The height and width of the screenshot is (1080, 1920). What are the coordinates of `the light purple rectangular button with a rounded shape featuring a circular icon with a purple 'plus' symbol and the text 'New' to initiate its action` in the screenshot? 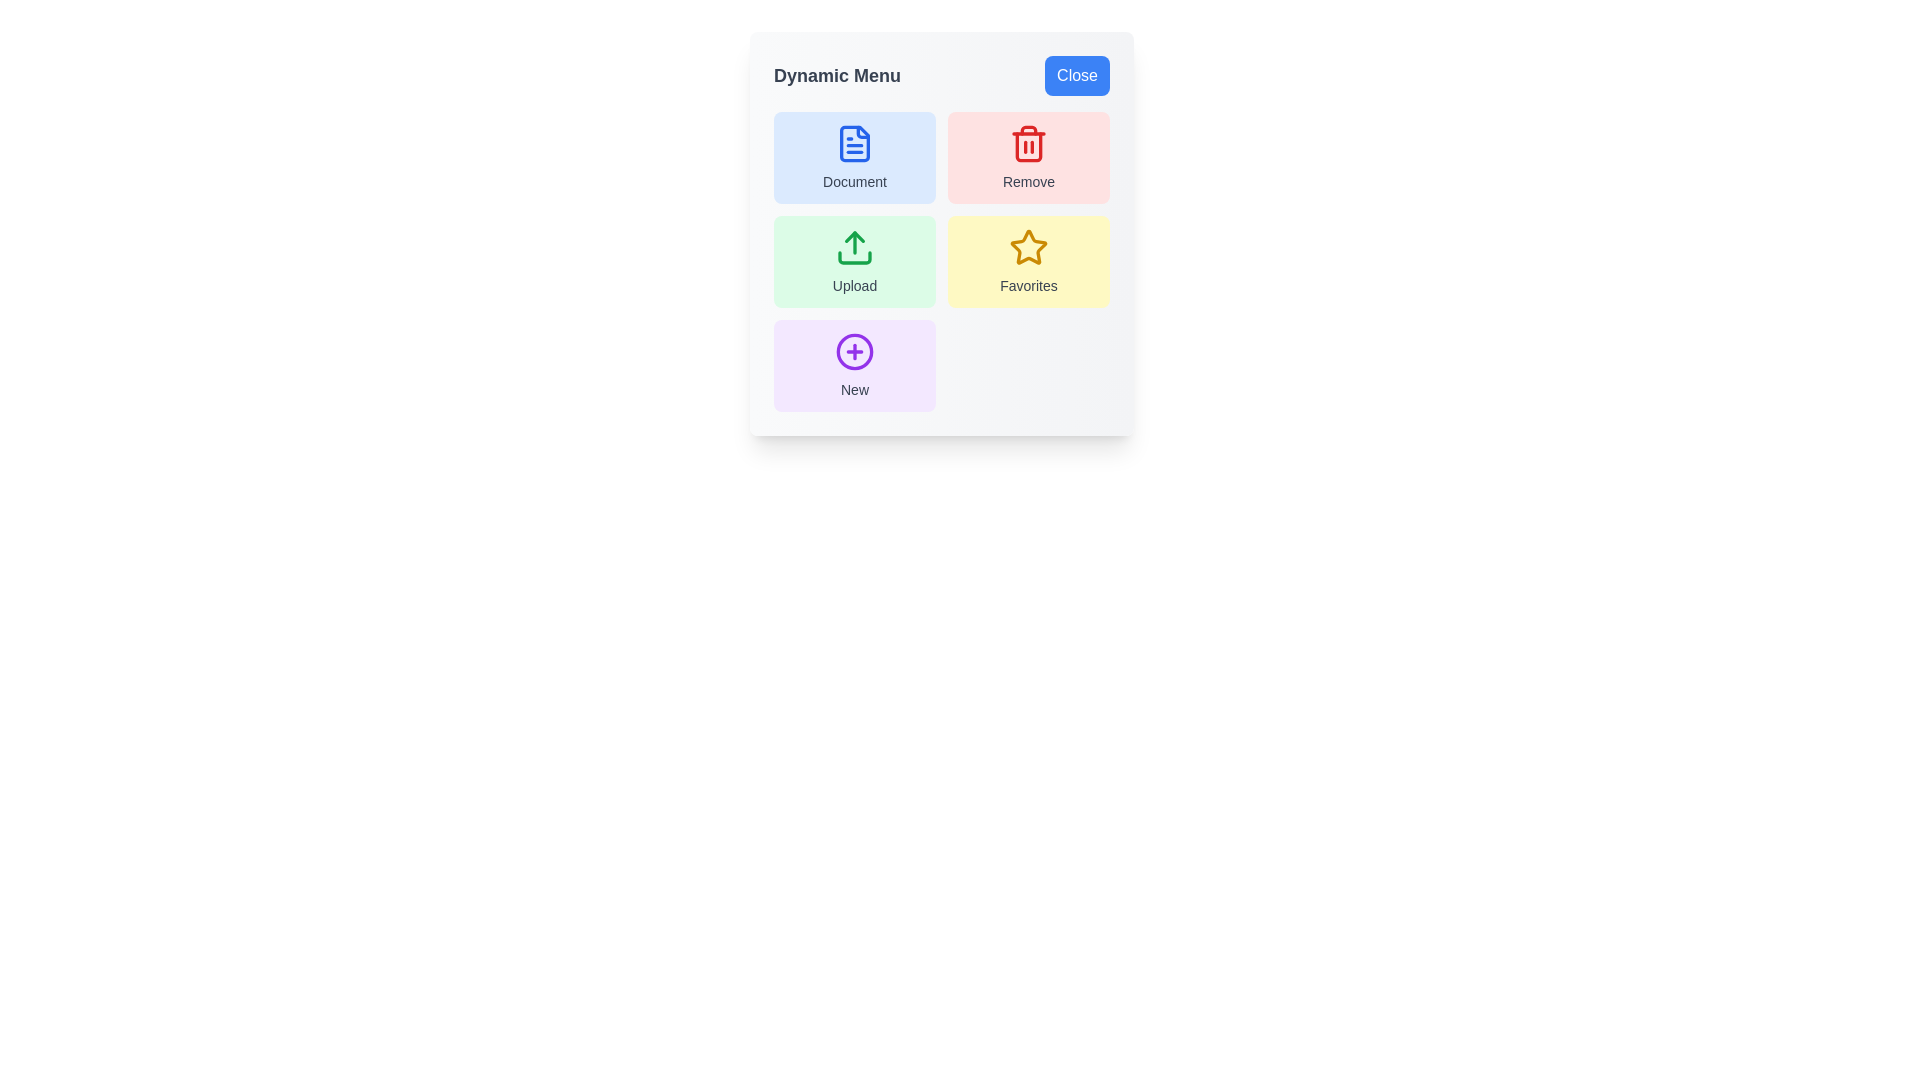 It's located at (854, 366).